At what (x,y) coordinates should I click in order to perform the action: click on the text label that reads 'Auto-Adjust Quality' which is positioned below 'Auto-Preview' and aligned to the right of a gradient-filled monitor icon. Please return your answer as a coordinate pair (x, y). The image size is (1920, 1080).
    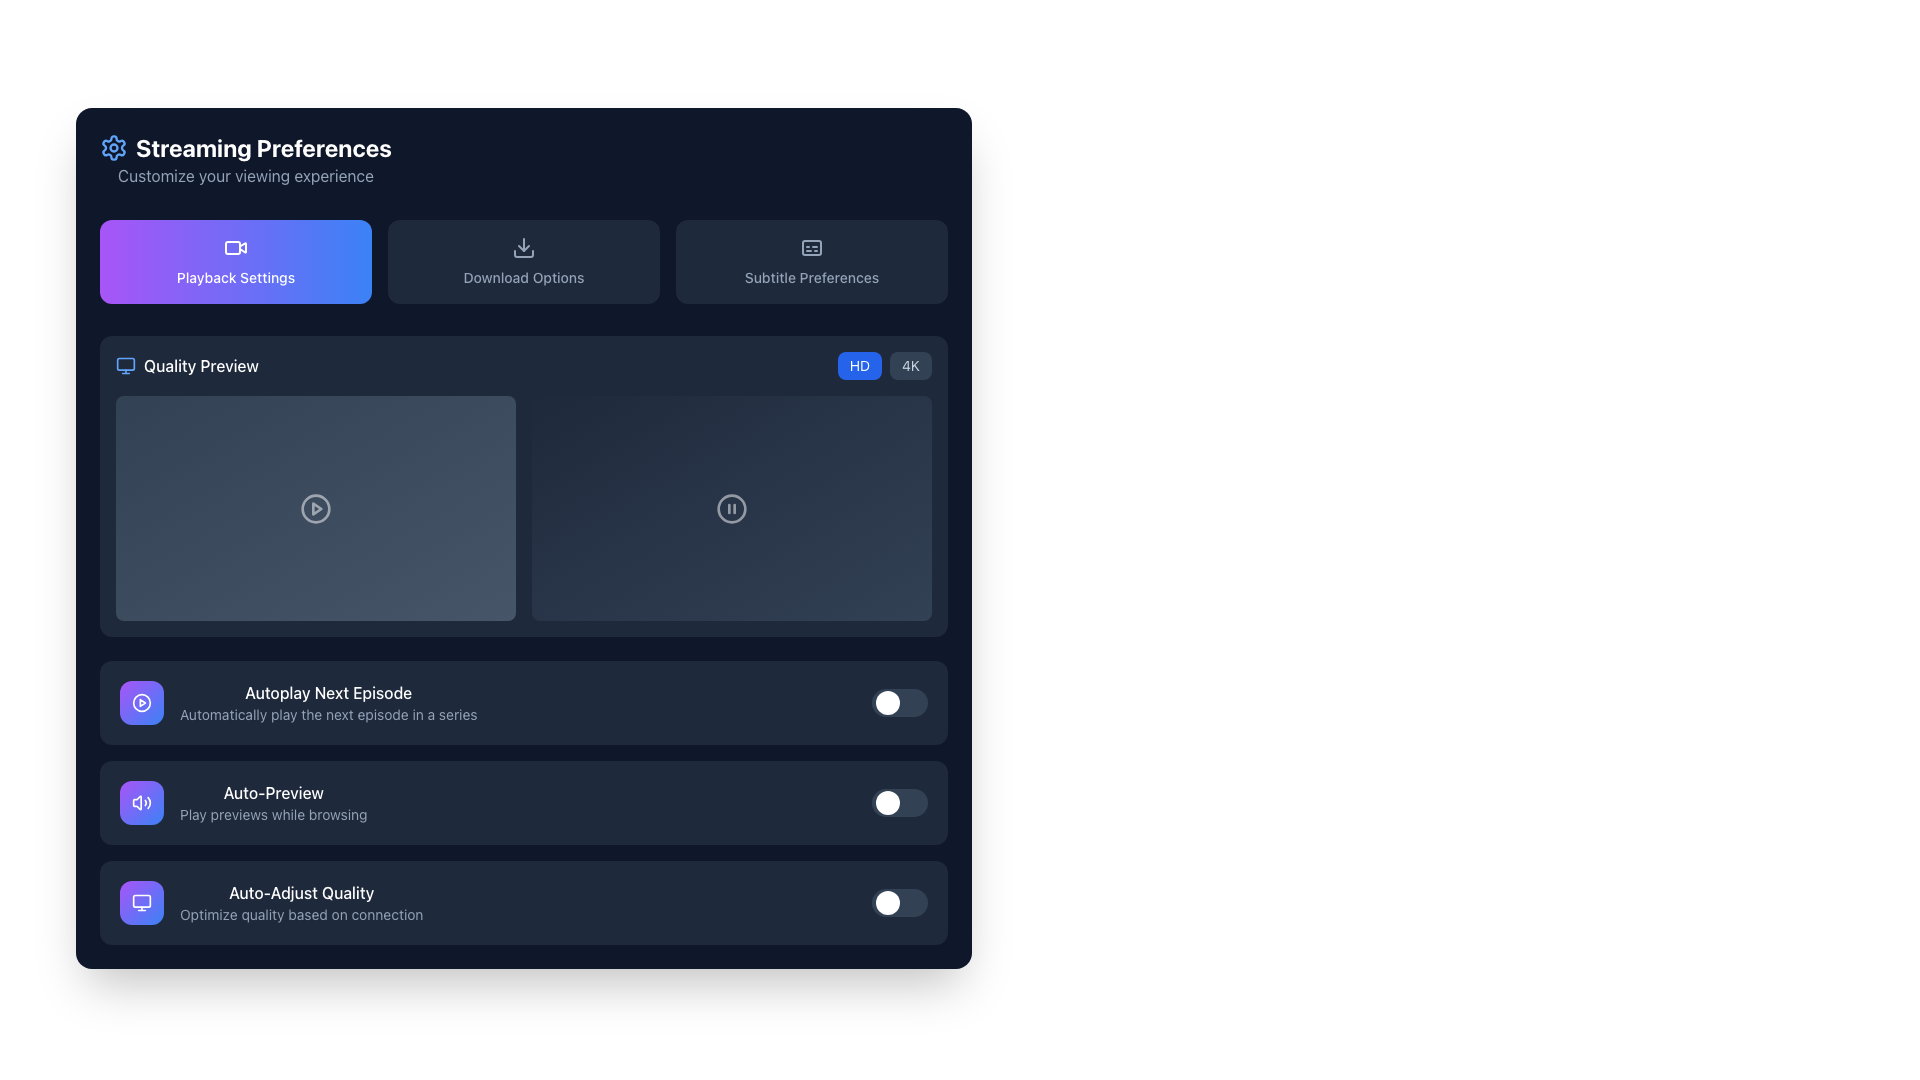
    Looking at the image, I should click on (300, 902).